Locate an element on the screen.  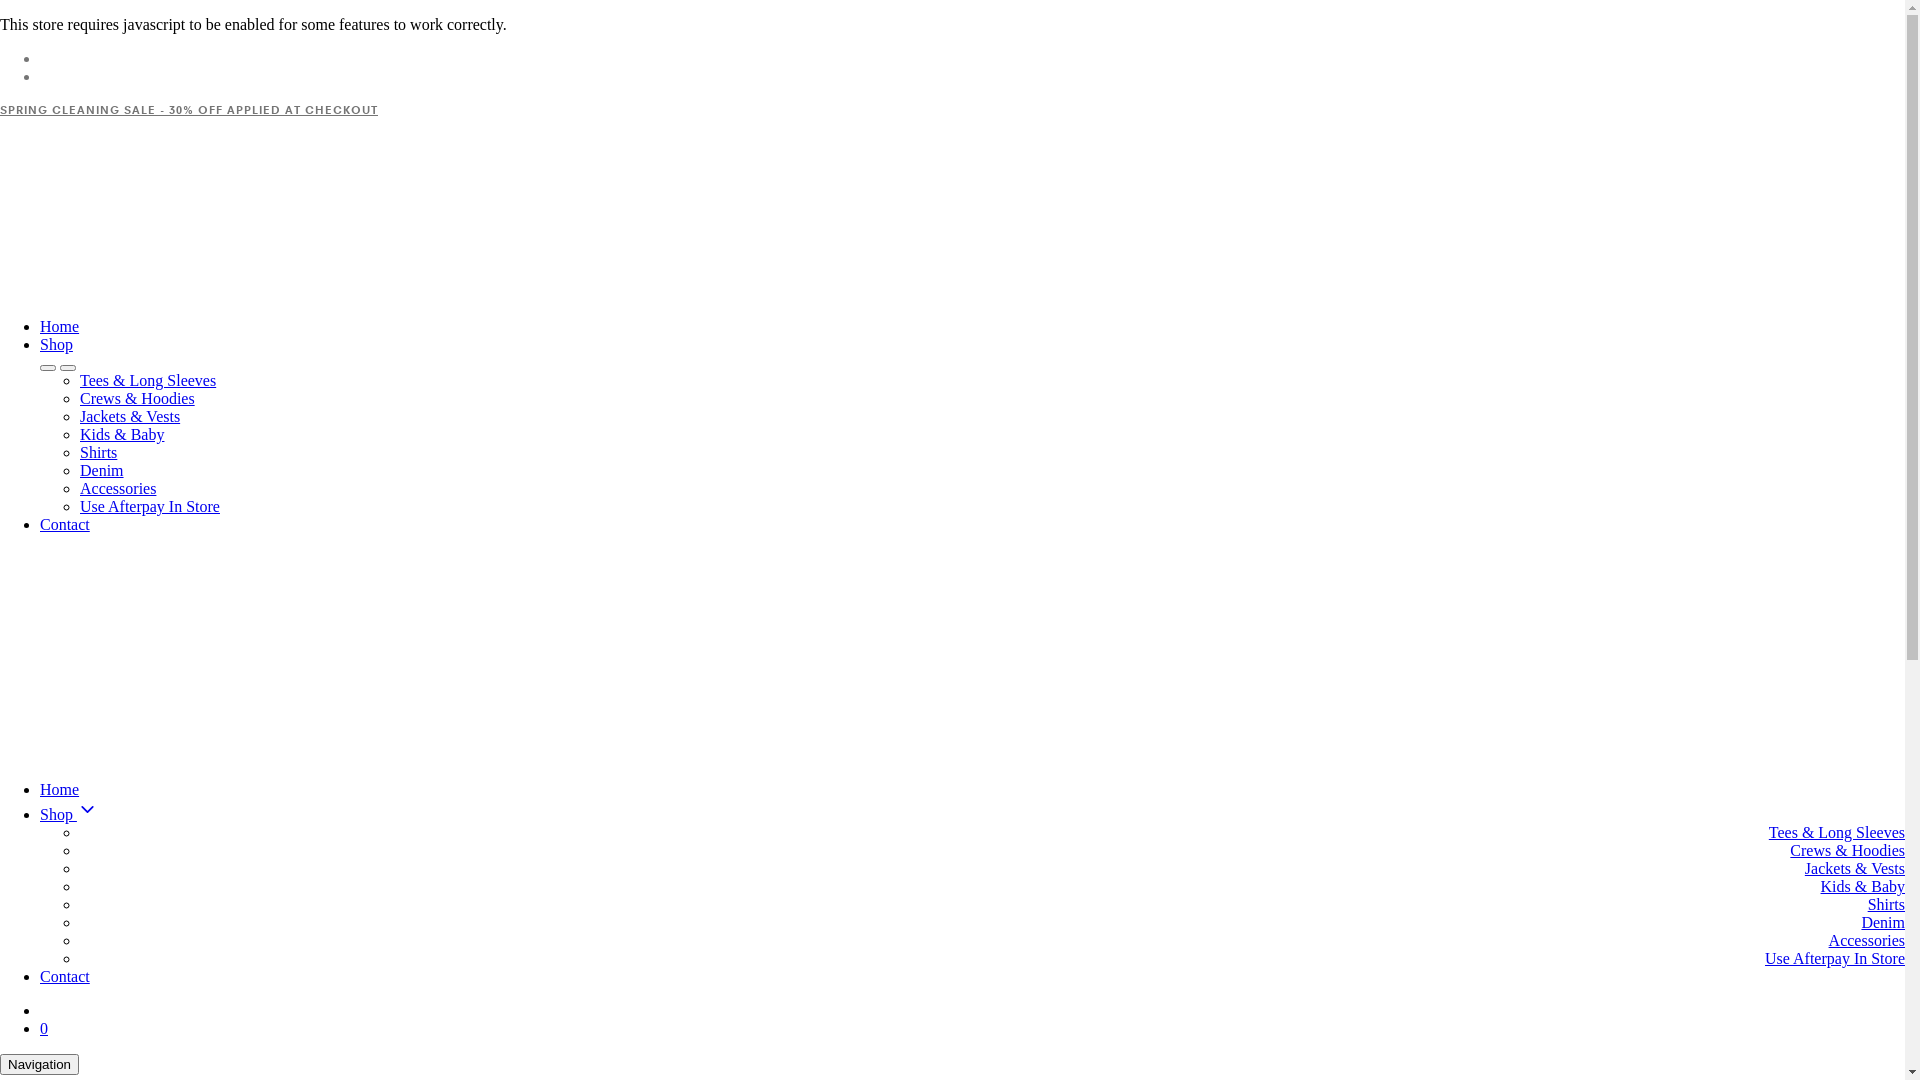
'Jackets & Vests' is located at coordinates (128, 415).